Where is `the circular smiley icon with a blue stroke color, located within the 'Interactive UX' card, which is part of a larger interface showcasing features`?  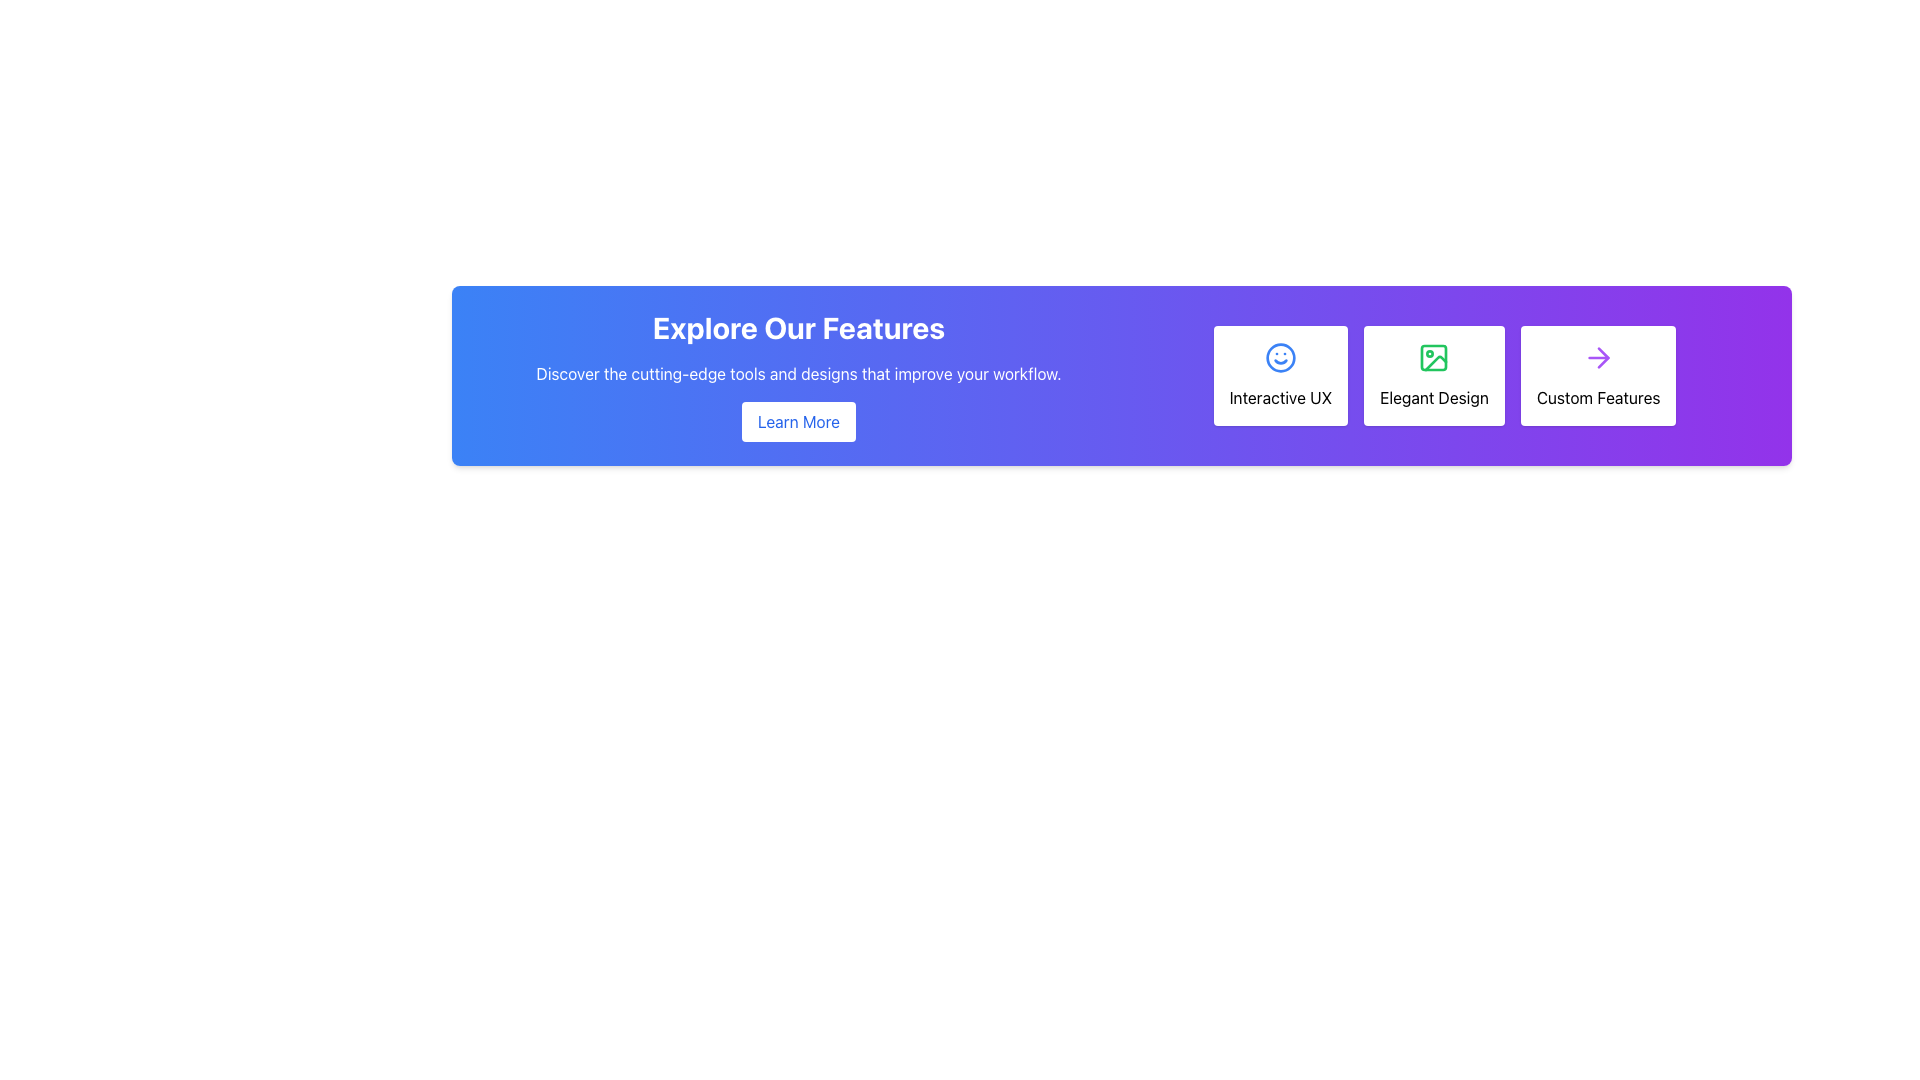 the circular smiley icon with a blue stroke color, located within the 'Interactive UX' card, which is part of a larger interface showcasing features is located at coordinates (1280, 357).